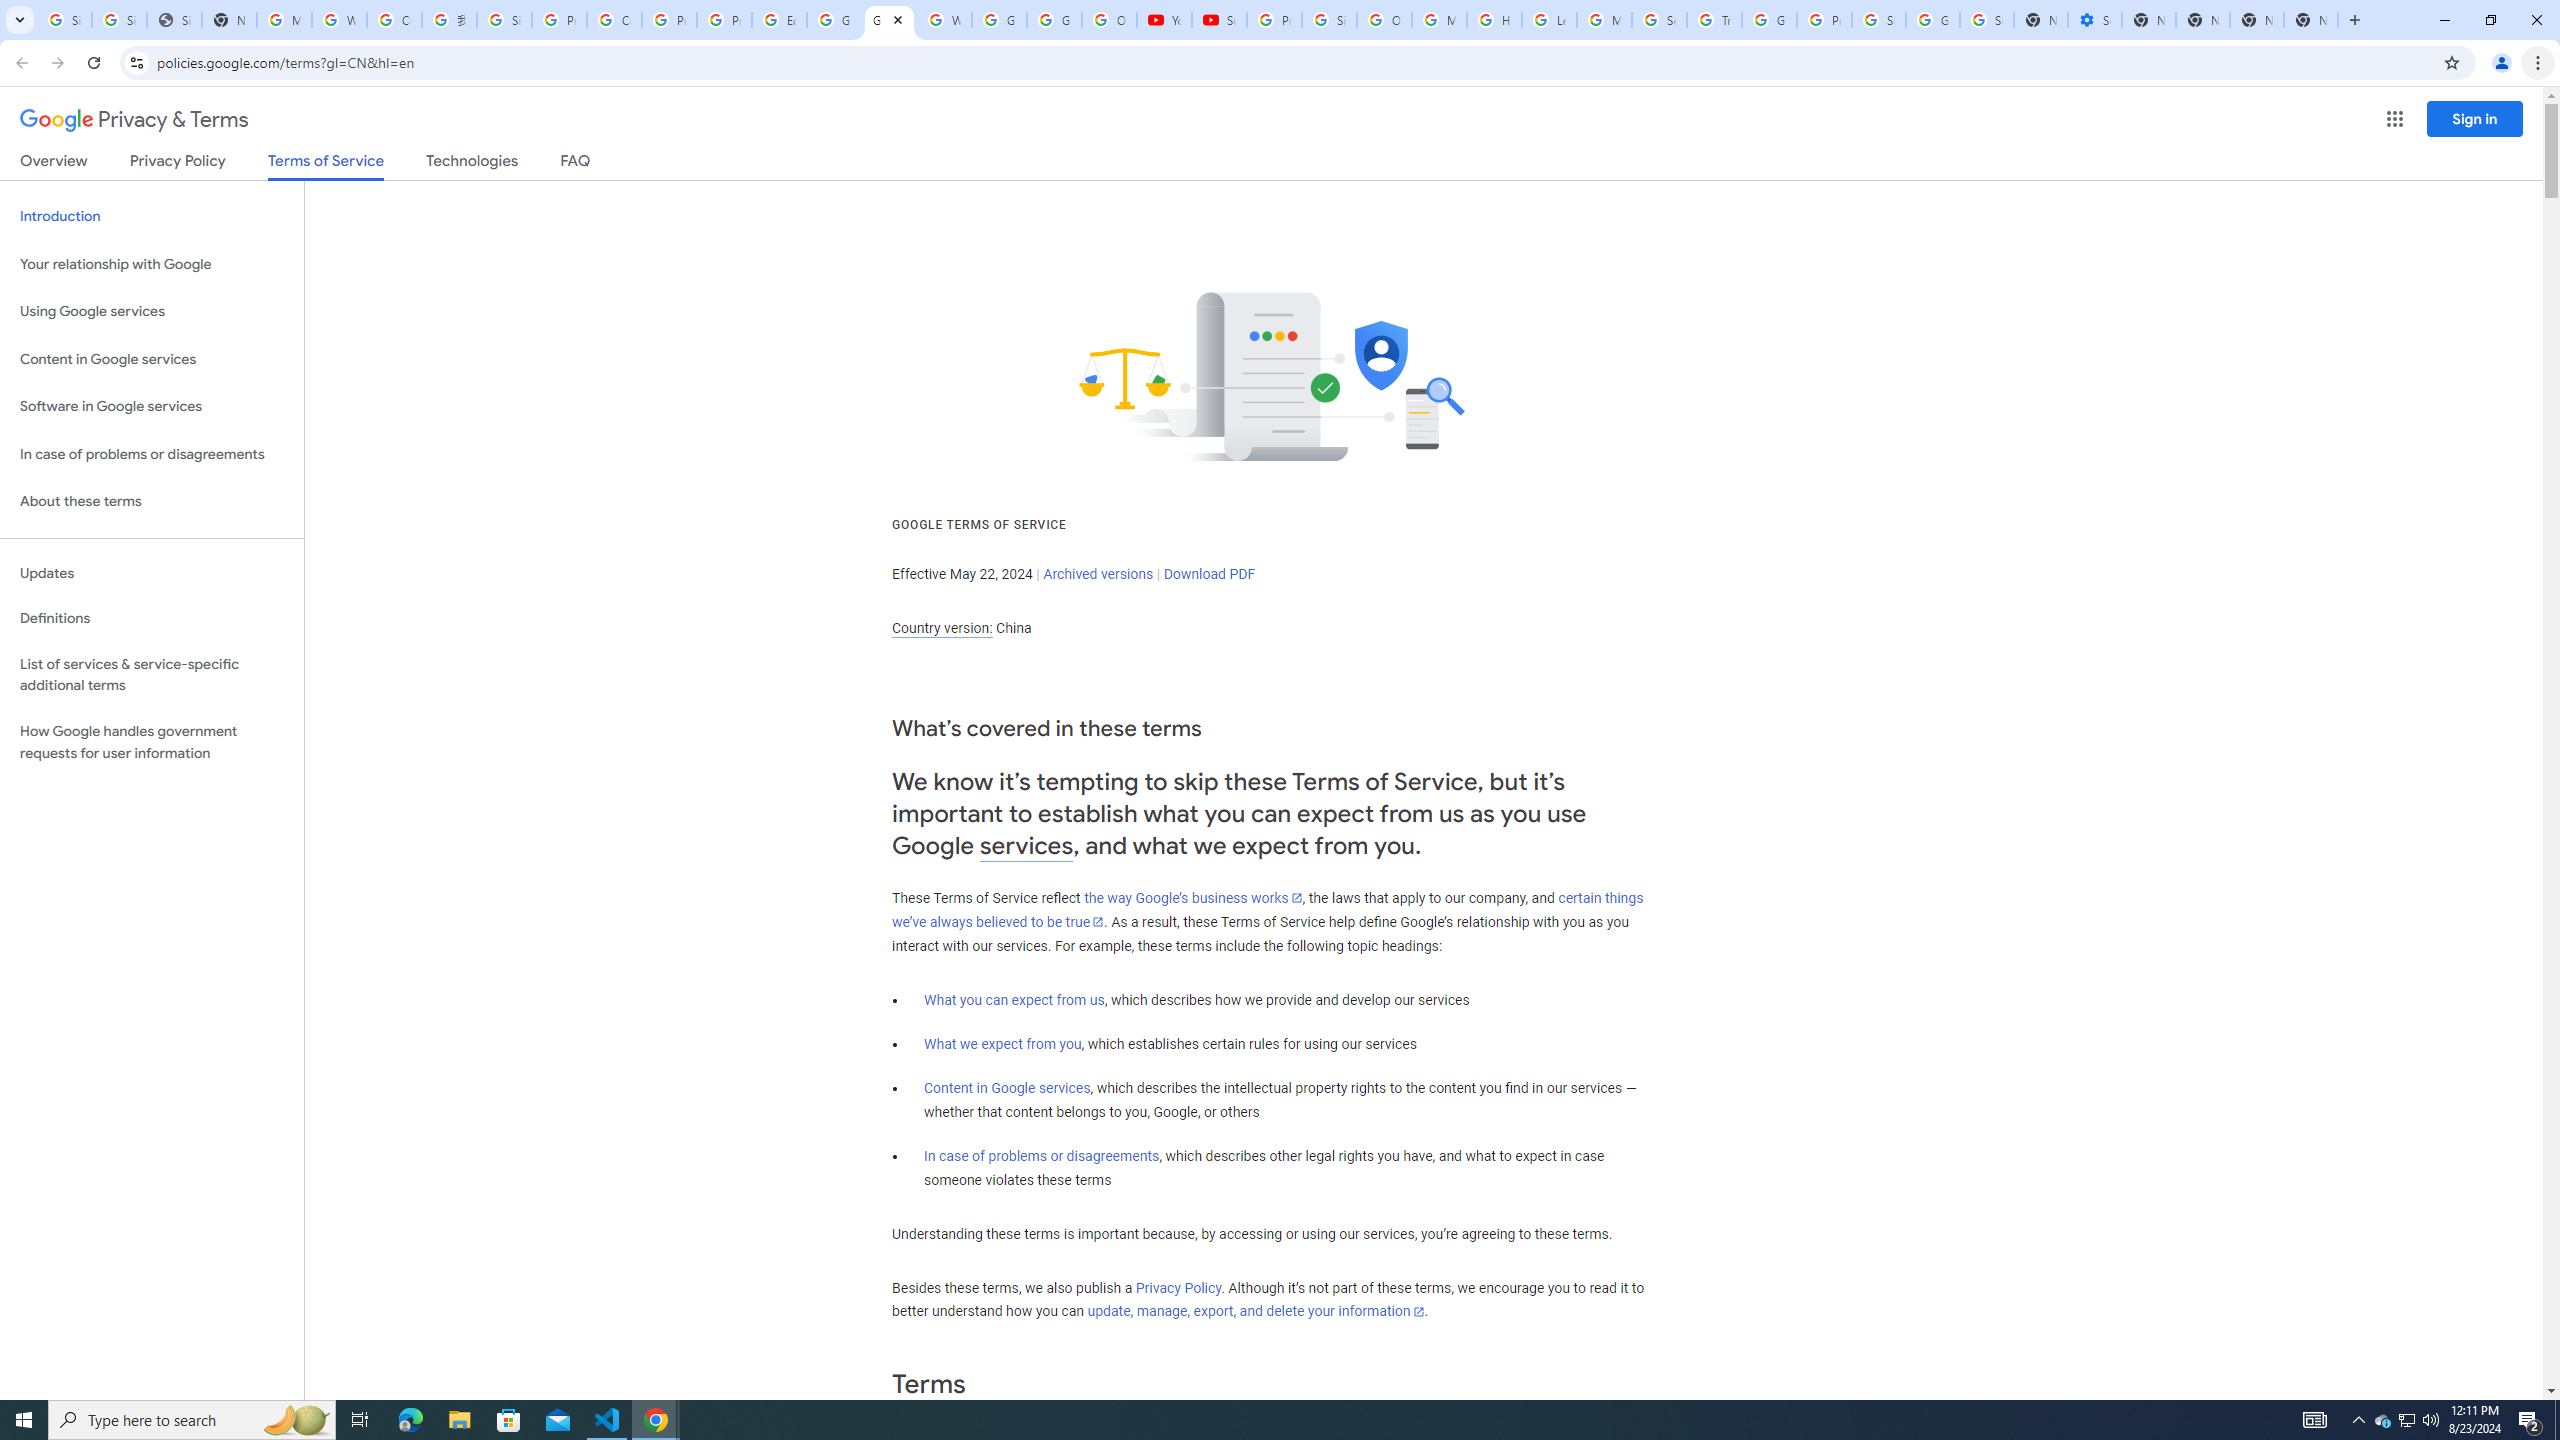 Image resolution: width=2560 pixels, height=1440 pixels. What do you see at coordinates (1097, 572) in the screenshot?
I see `'Archived versions'` at bounding box center [1097, 572].